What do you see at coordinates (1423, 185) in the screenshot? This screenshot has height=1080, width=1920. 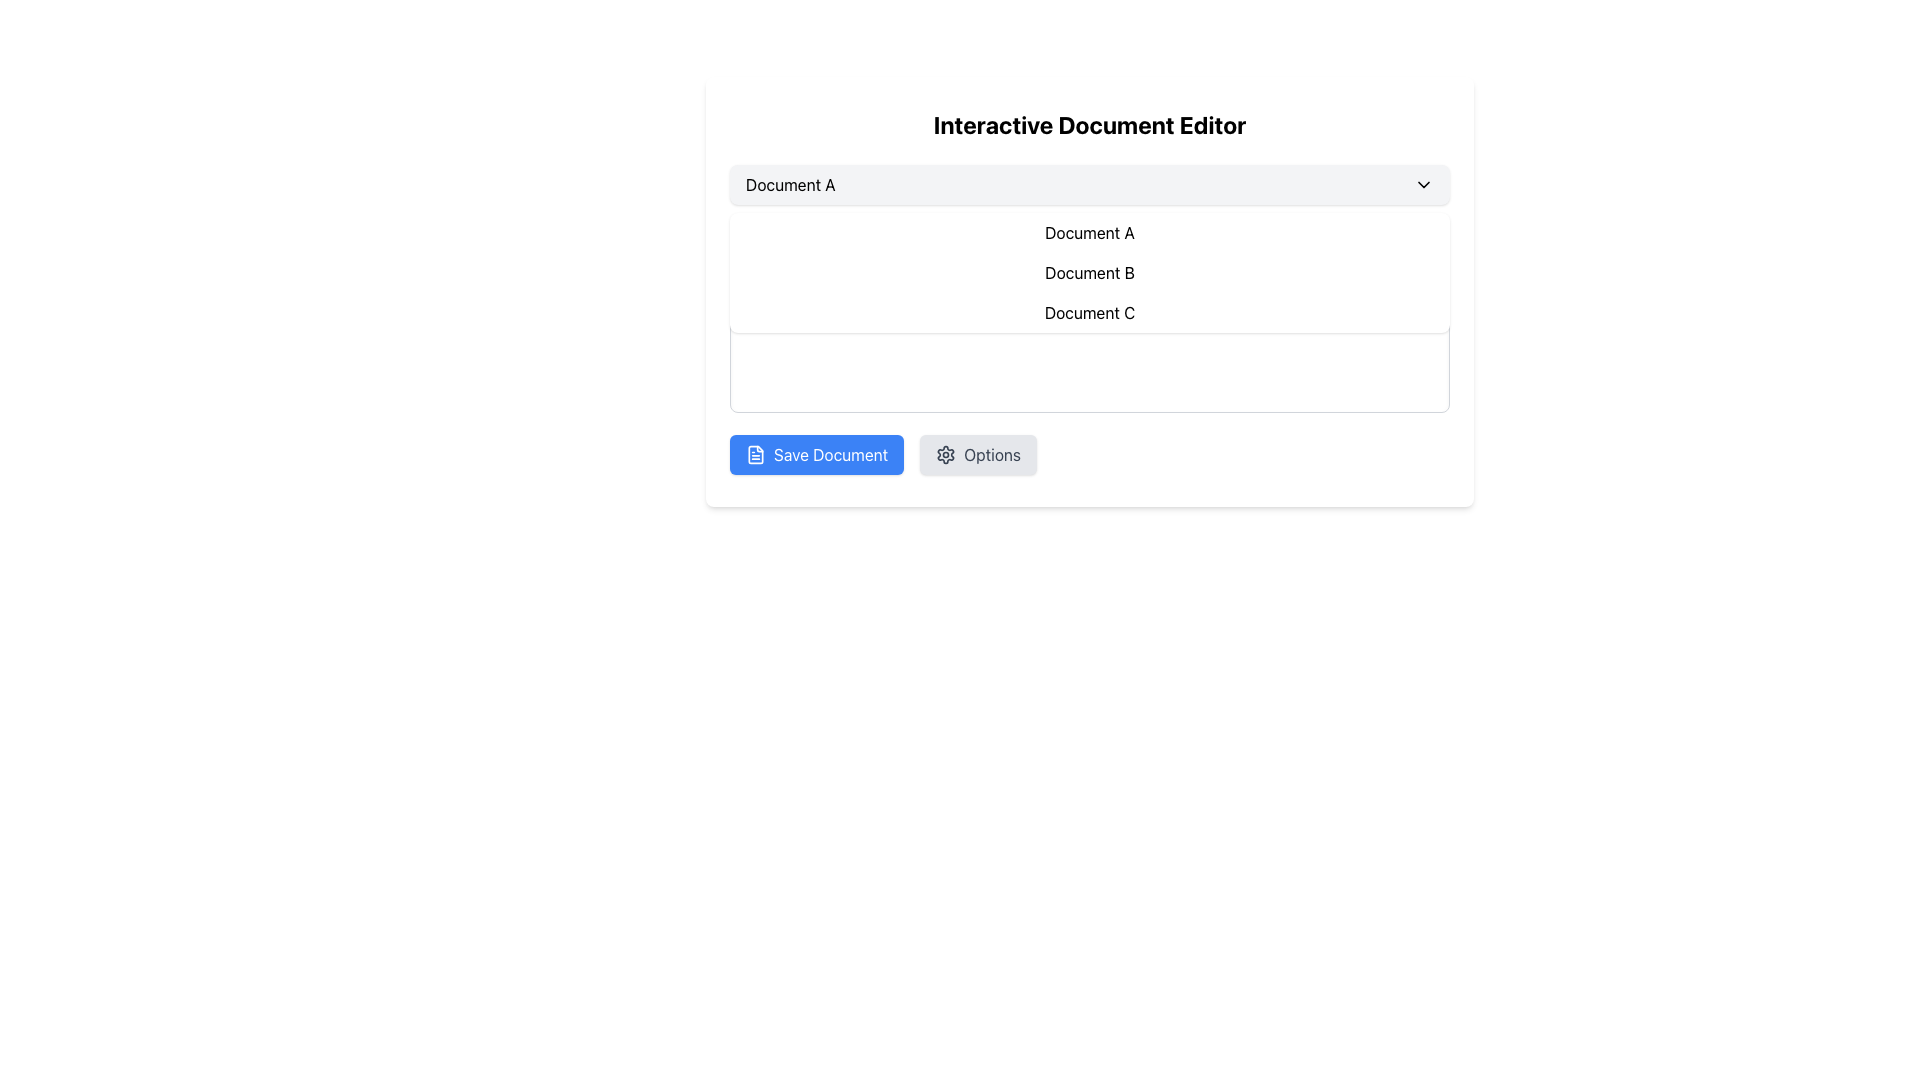 I see `the chevron down icon located on the right side of the 'Document A' button` at bounding box center [1423, 185].